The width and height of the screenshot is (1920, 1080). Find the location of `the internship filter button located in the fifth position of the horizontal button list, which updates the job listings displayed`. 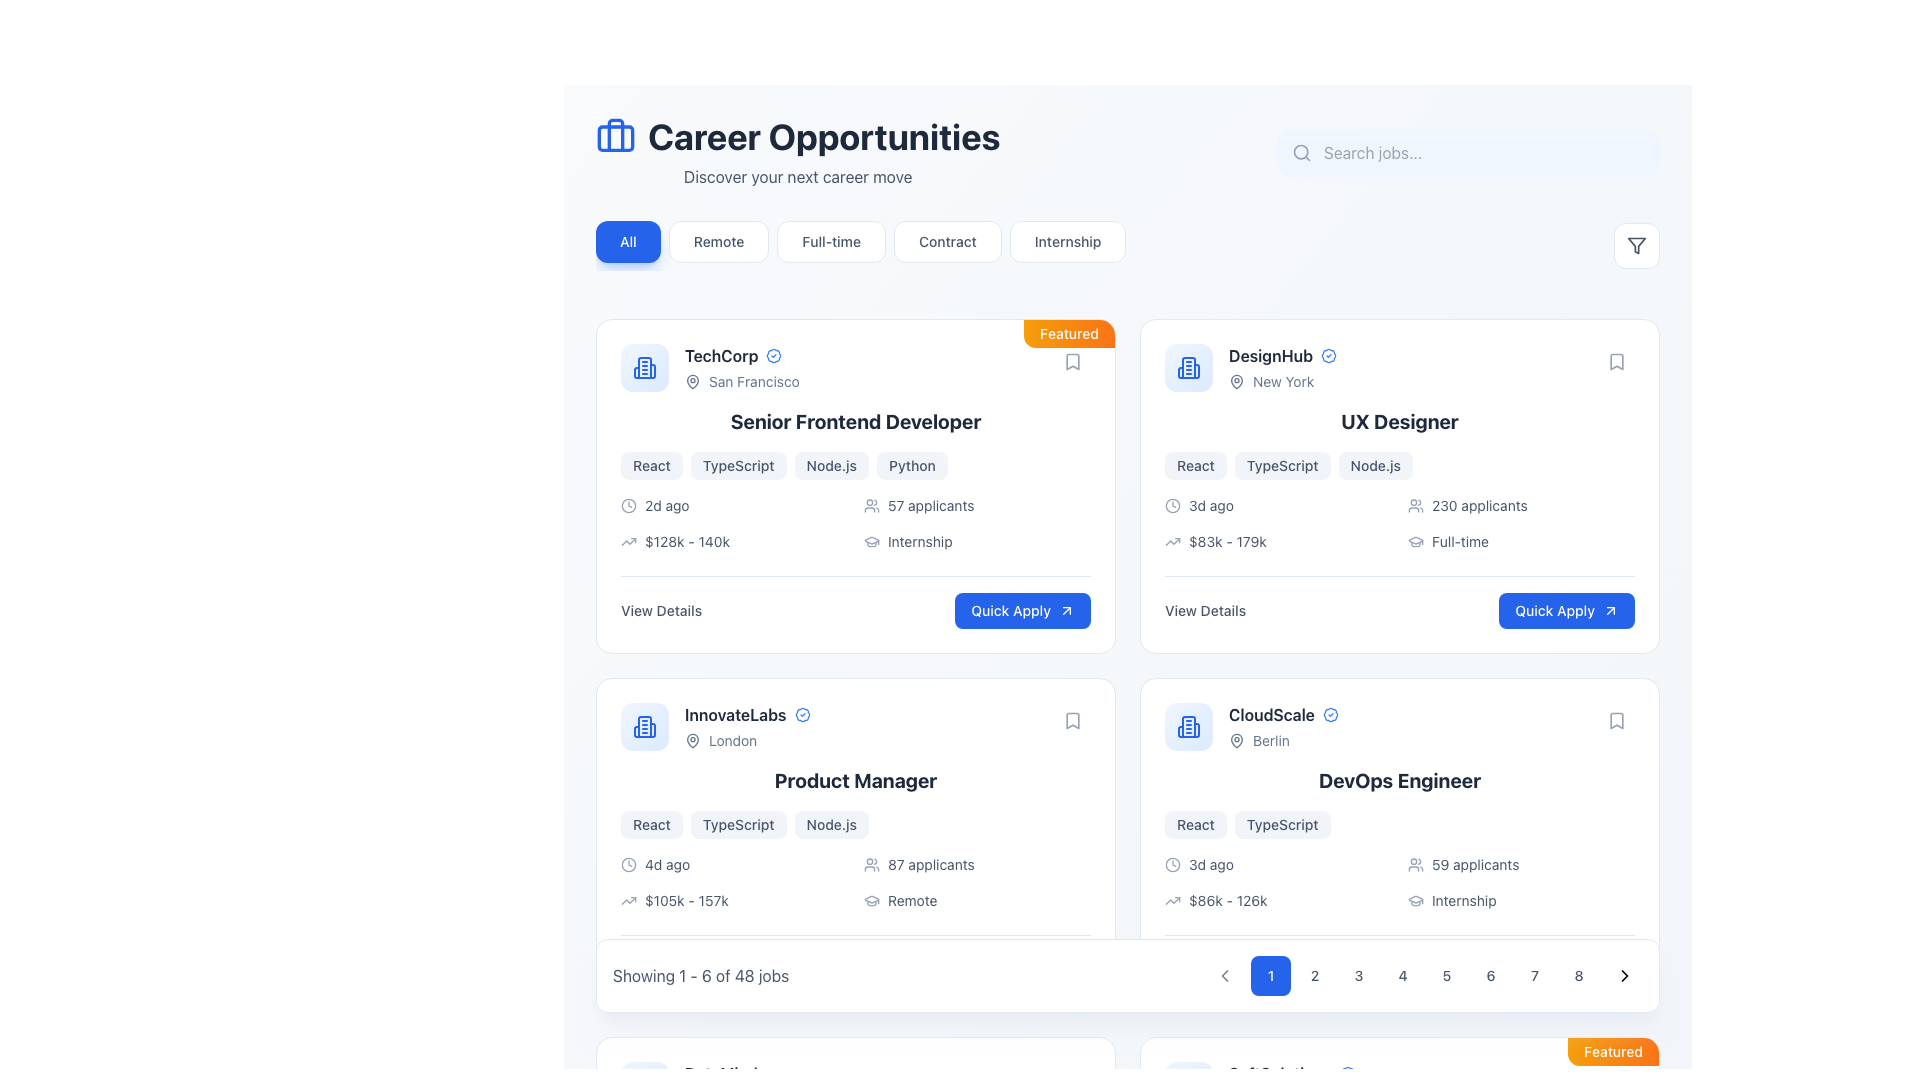

the internship filter button located in the fifth position of the horizontal button list, which updates the job listings displayed is located at coordinates (1067, 241).